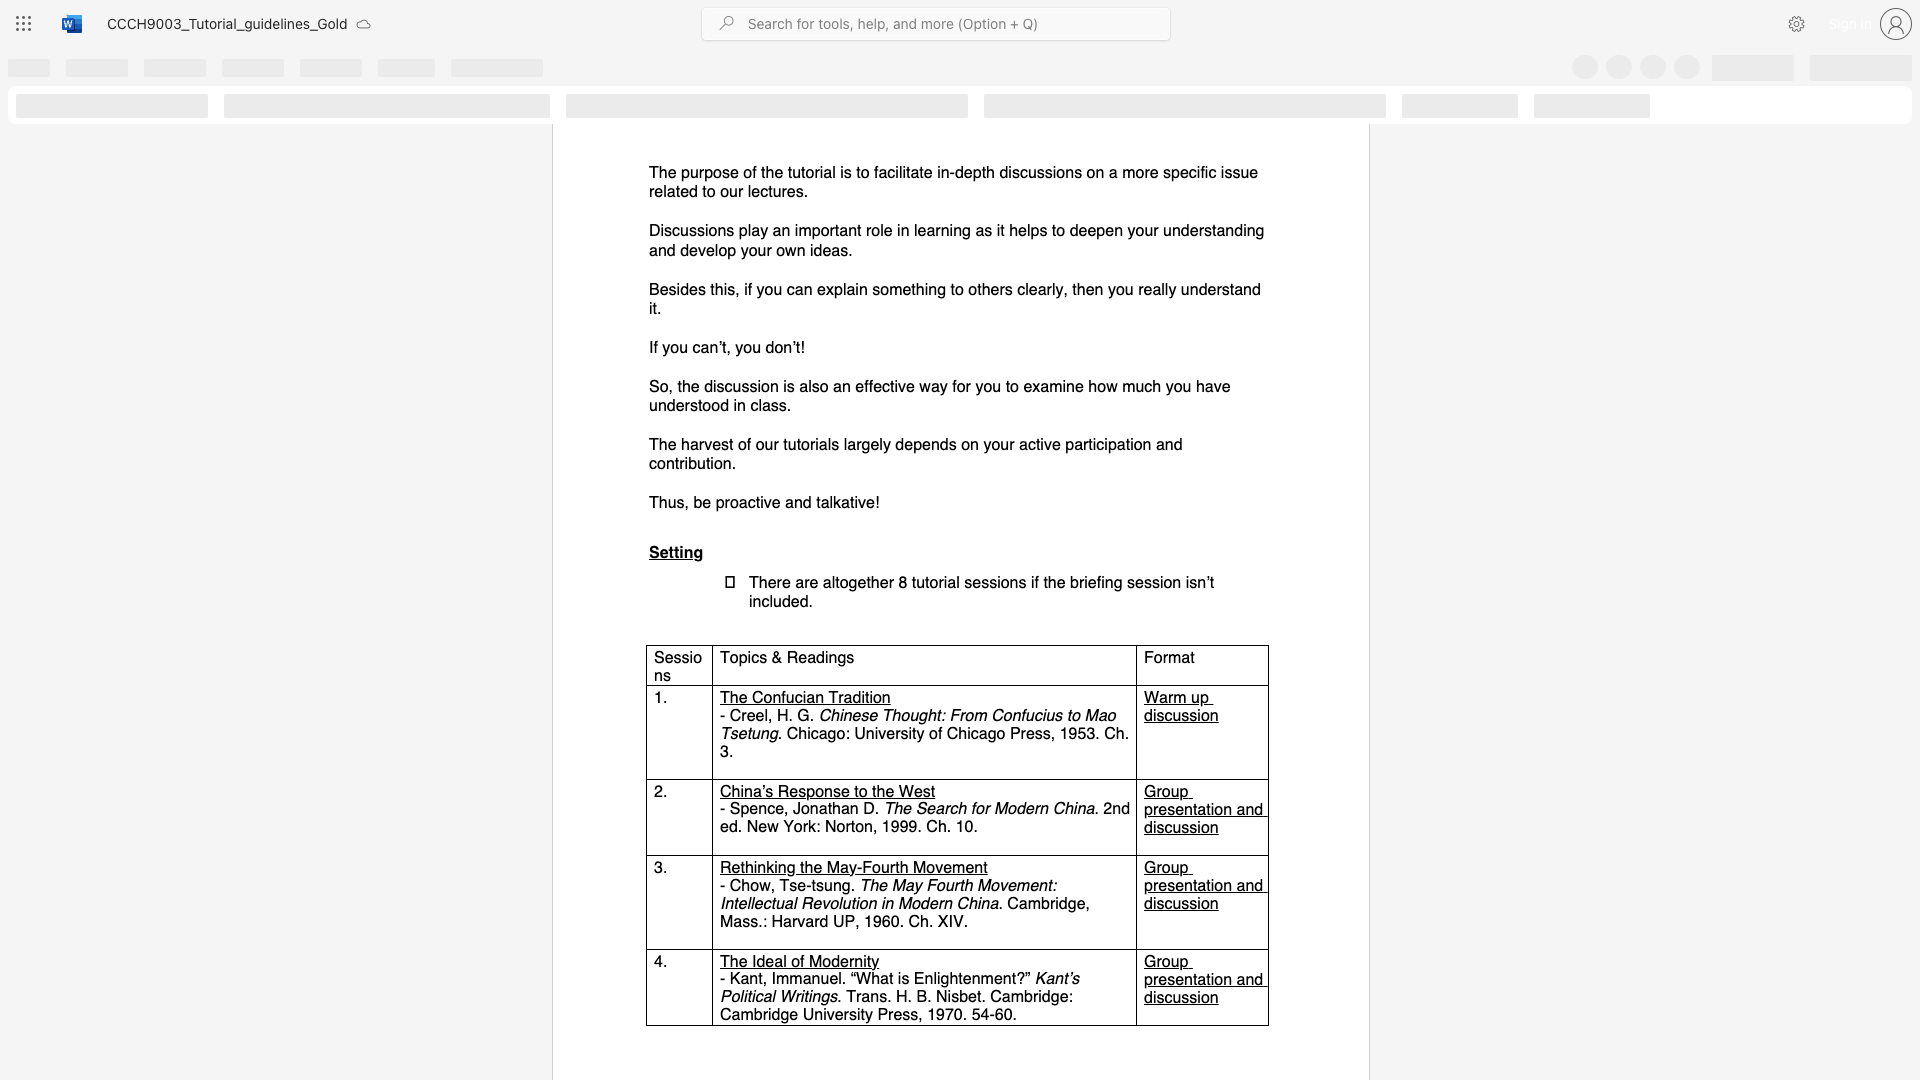  What do you see at coordinates (826, 657) in the screenshot?
I see `the 2th character "i" in the text` at bounding box center [826, 657].